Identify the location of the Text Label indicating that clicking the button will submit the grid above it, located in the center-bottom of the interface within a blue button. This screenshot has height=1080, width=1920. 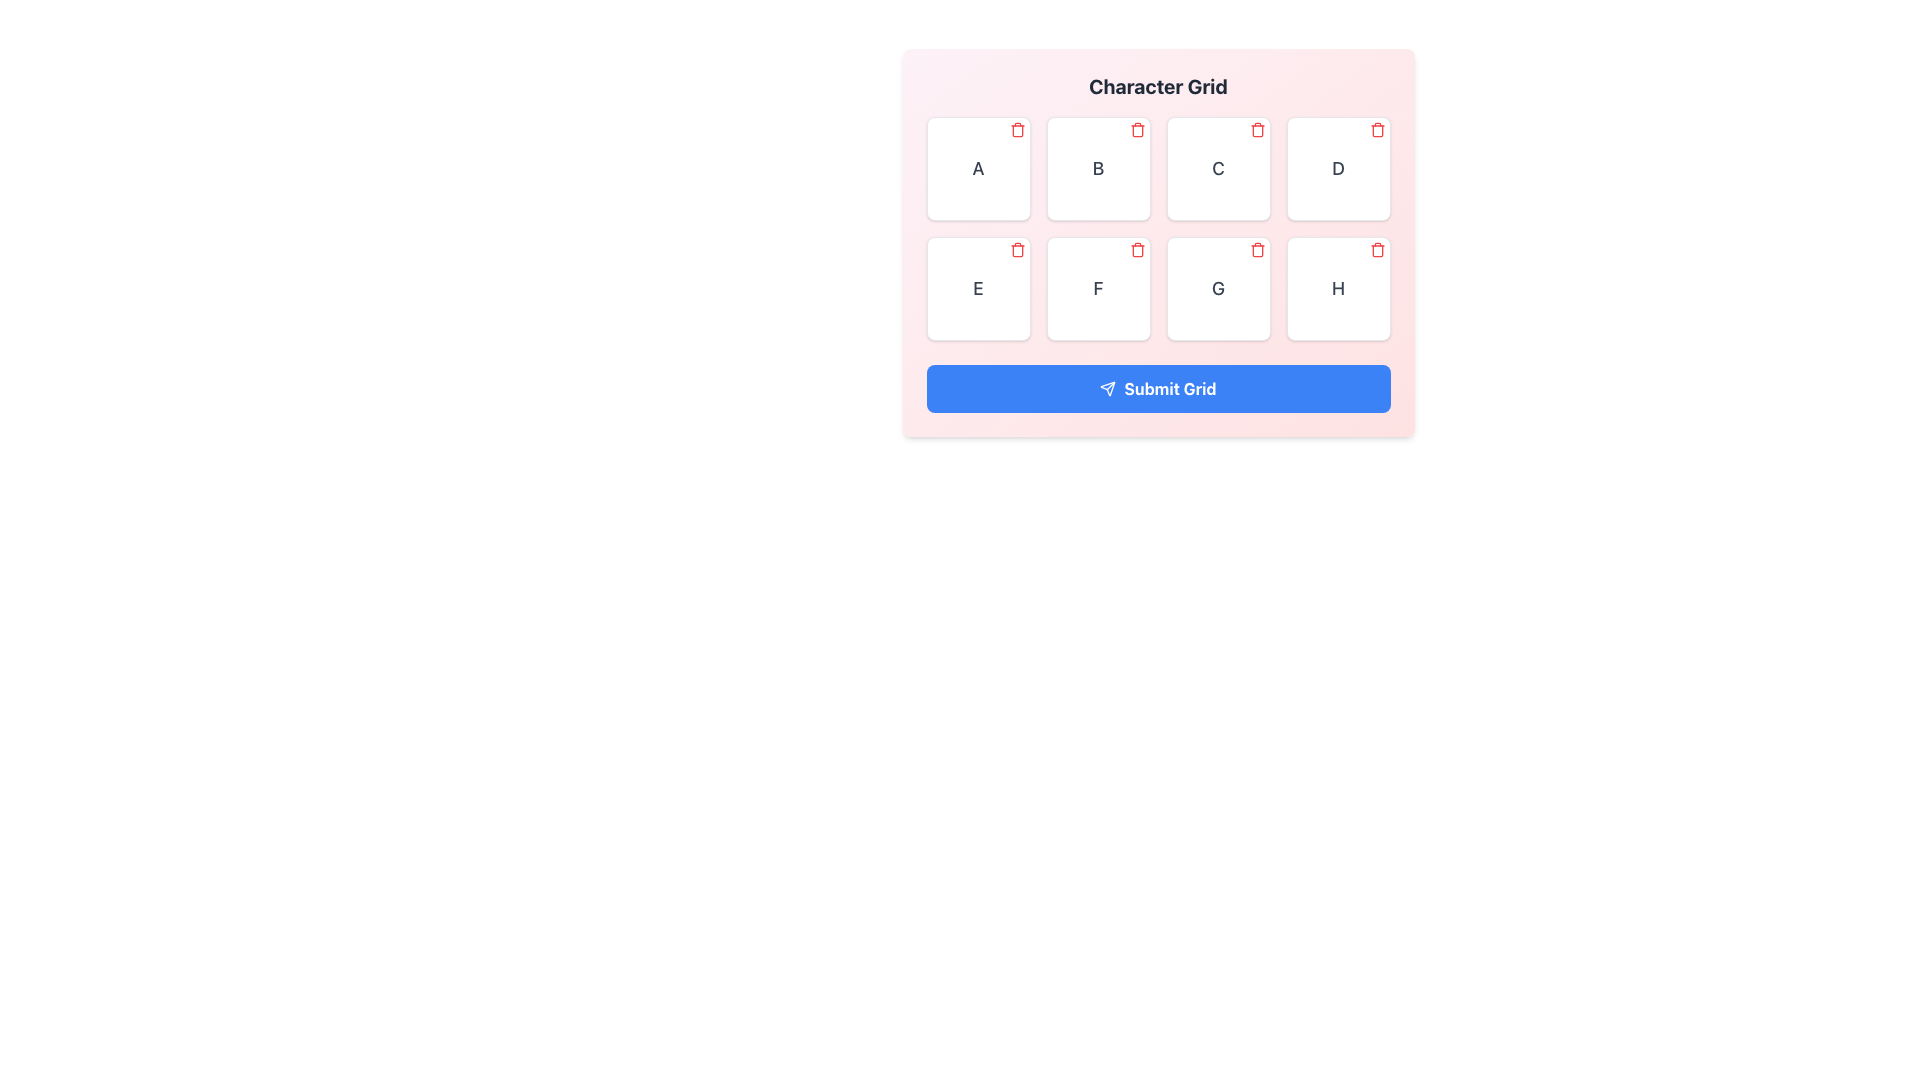
(1170, 389).